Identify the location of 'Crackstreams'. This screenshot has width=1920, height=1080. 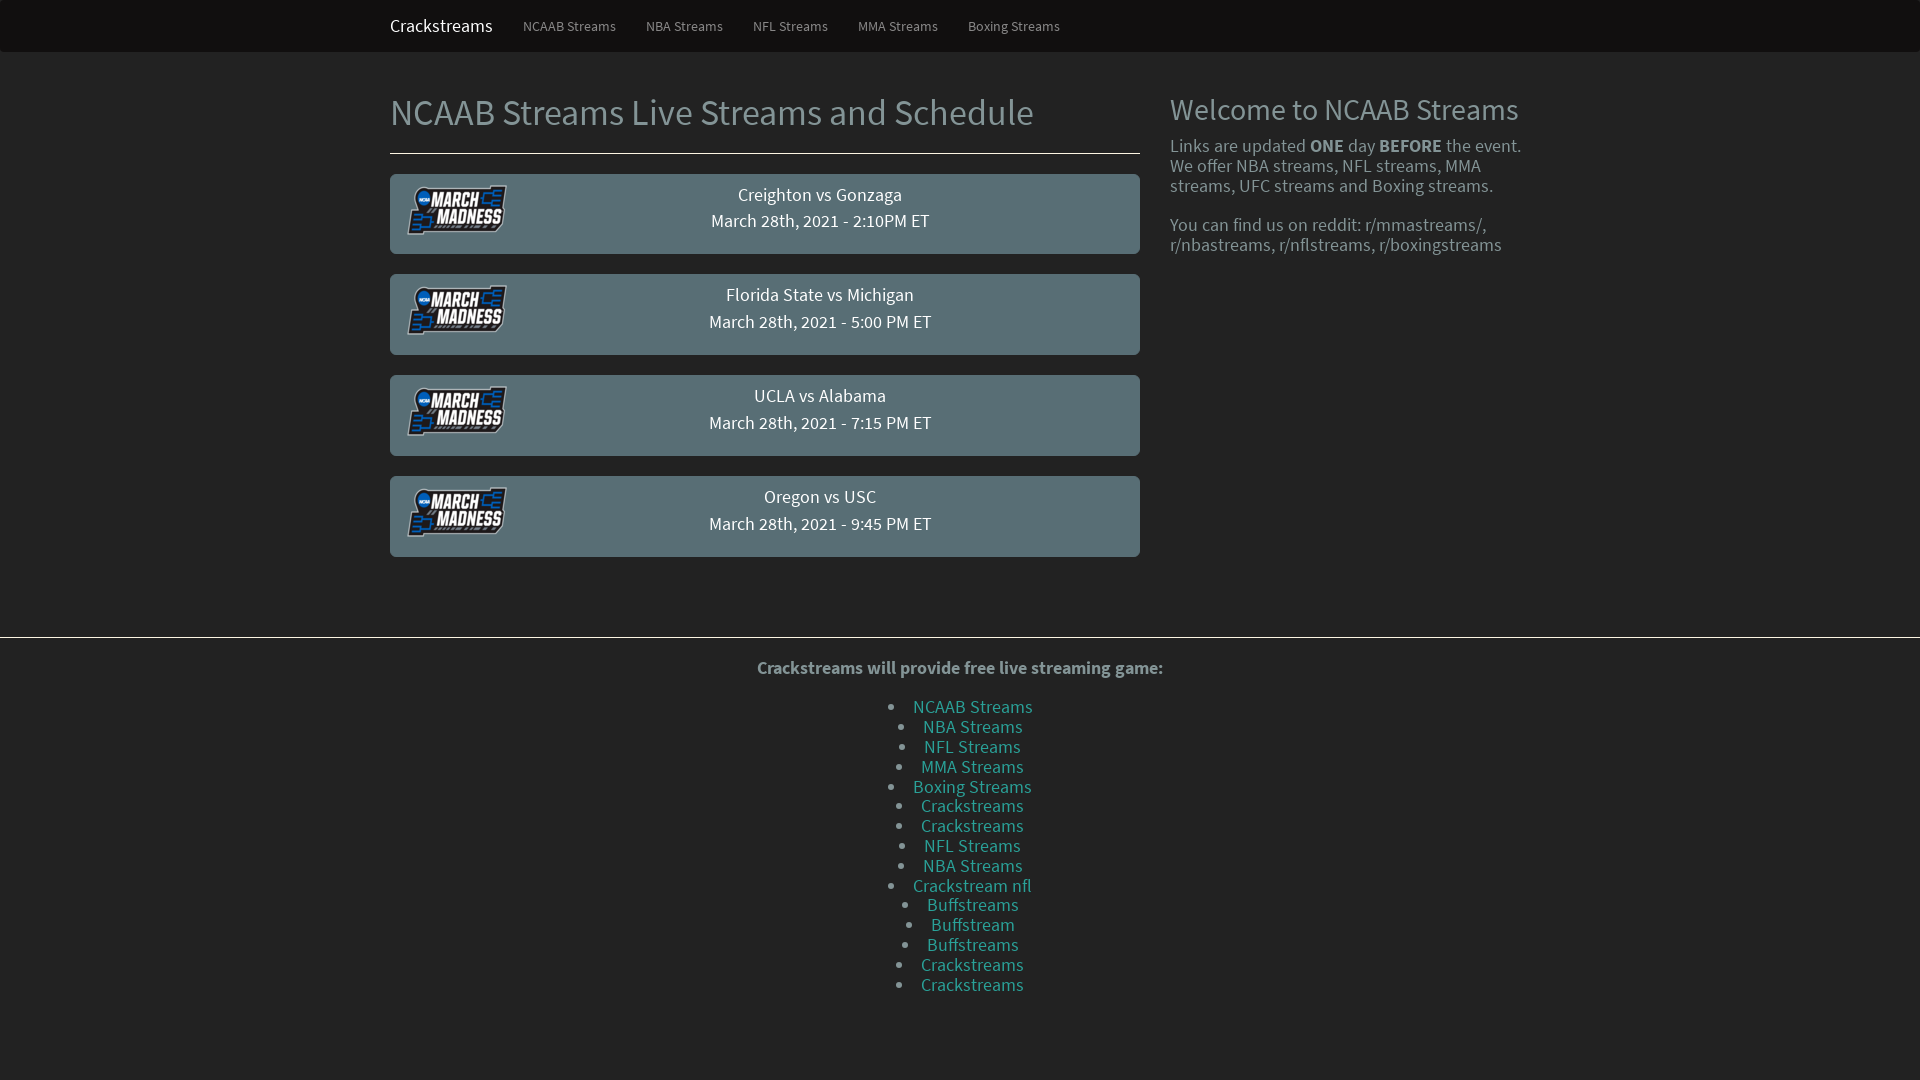
(972, 804).